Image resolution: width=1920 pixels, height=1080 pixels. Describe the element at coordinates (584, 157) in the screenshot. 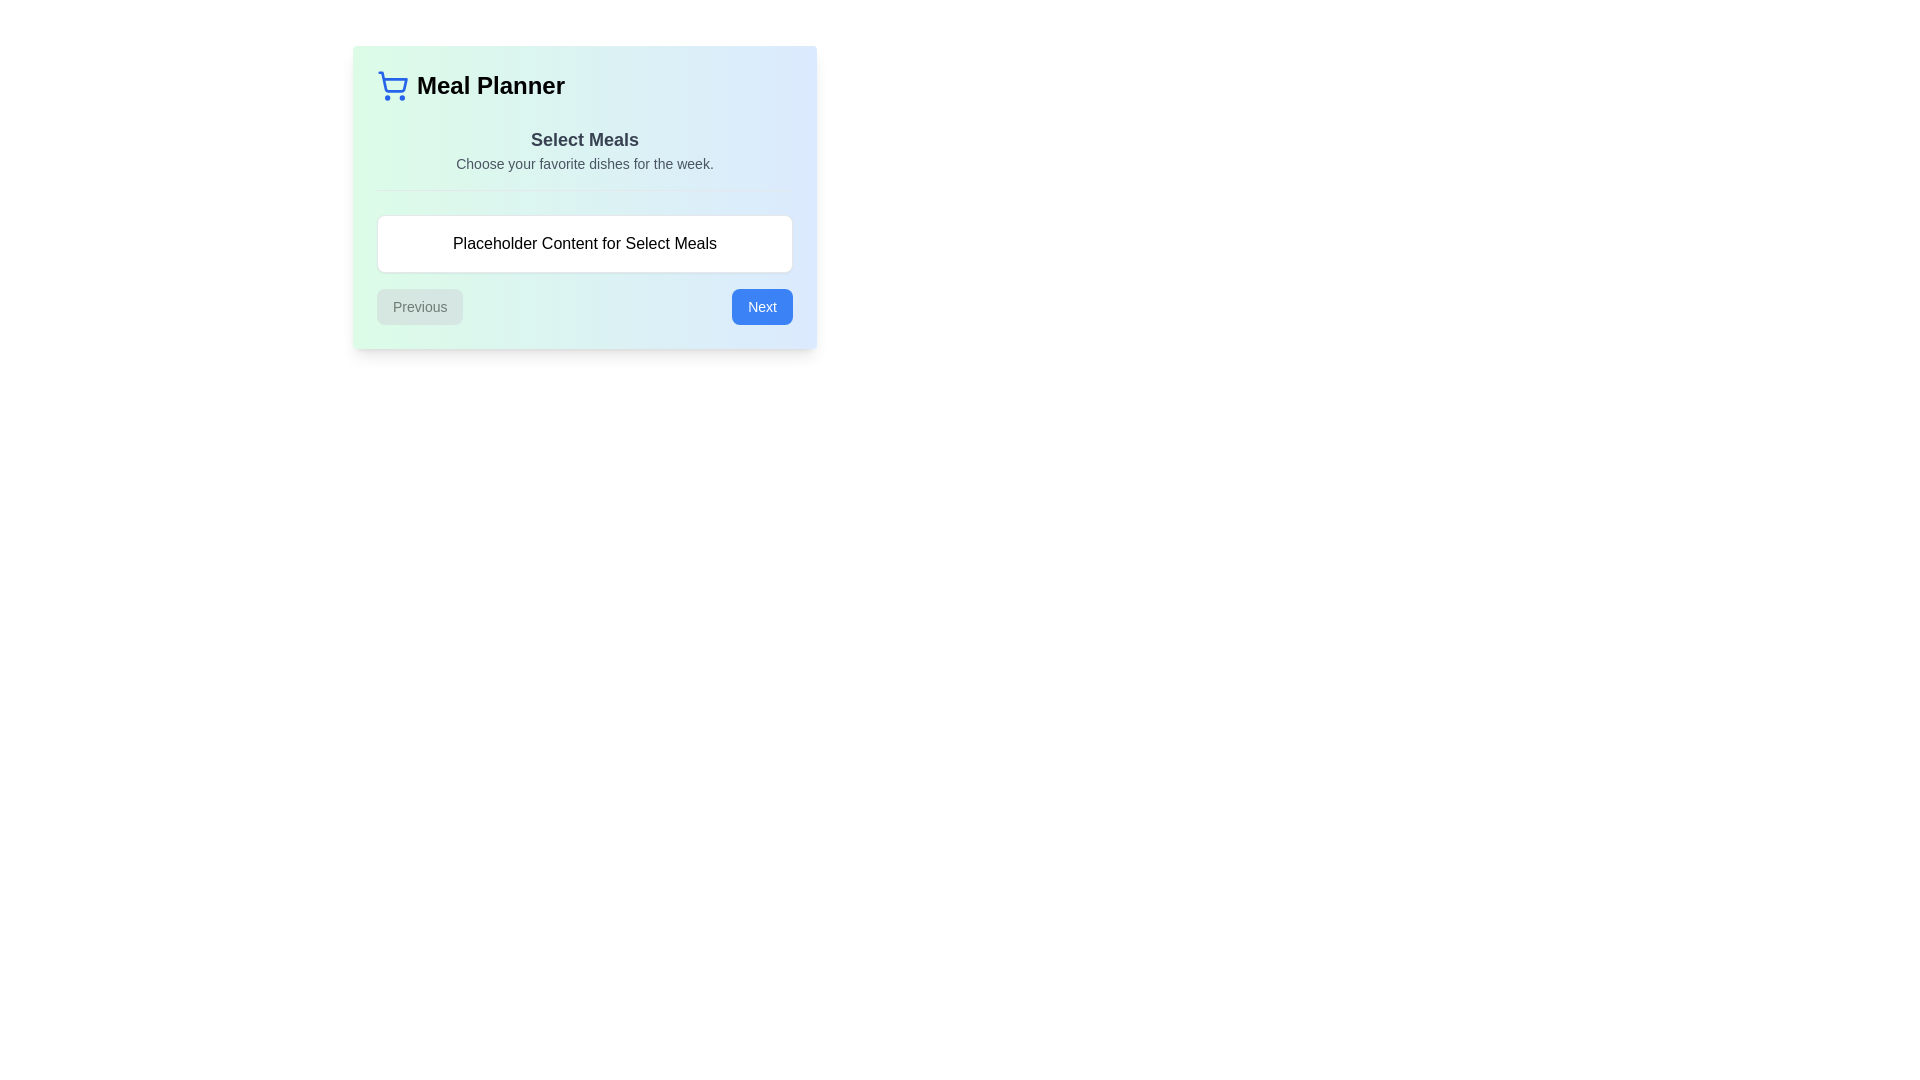

I see `the Informational Header and Subtext Group element labeled 'Select Meals' with the subtext 'Choose your favorite dishes for the week.'` at that location.